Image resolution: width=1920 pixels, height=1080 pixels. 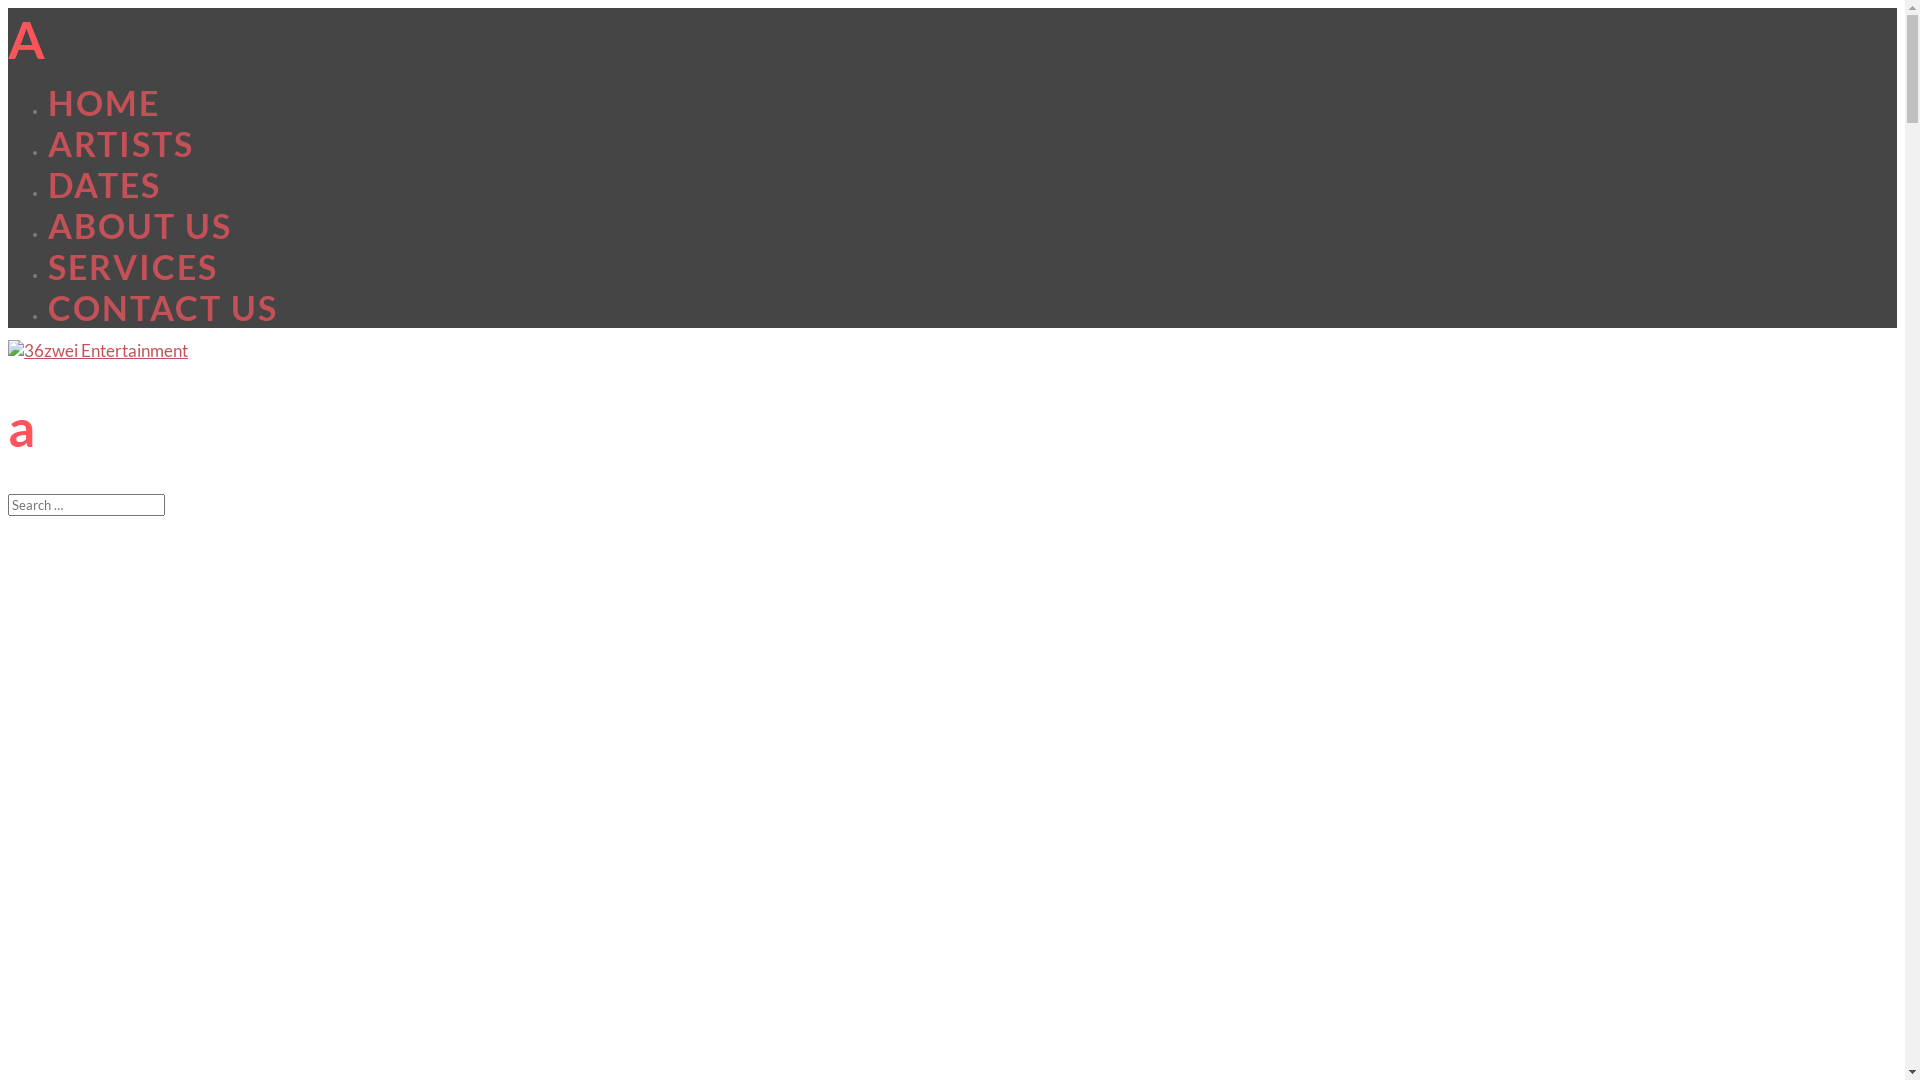 I want to click on 'DATES', so click(x=103, y=184).